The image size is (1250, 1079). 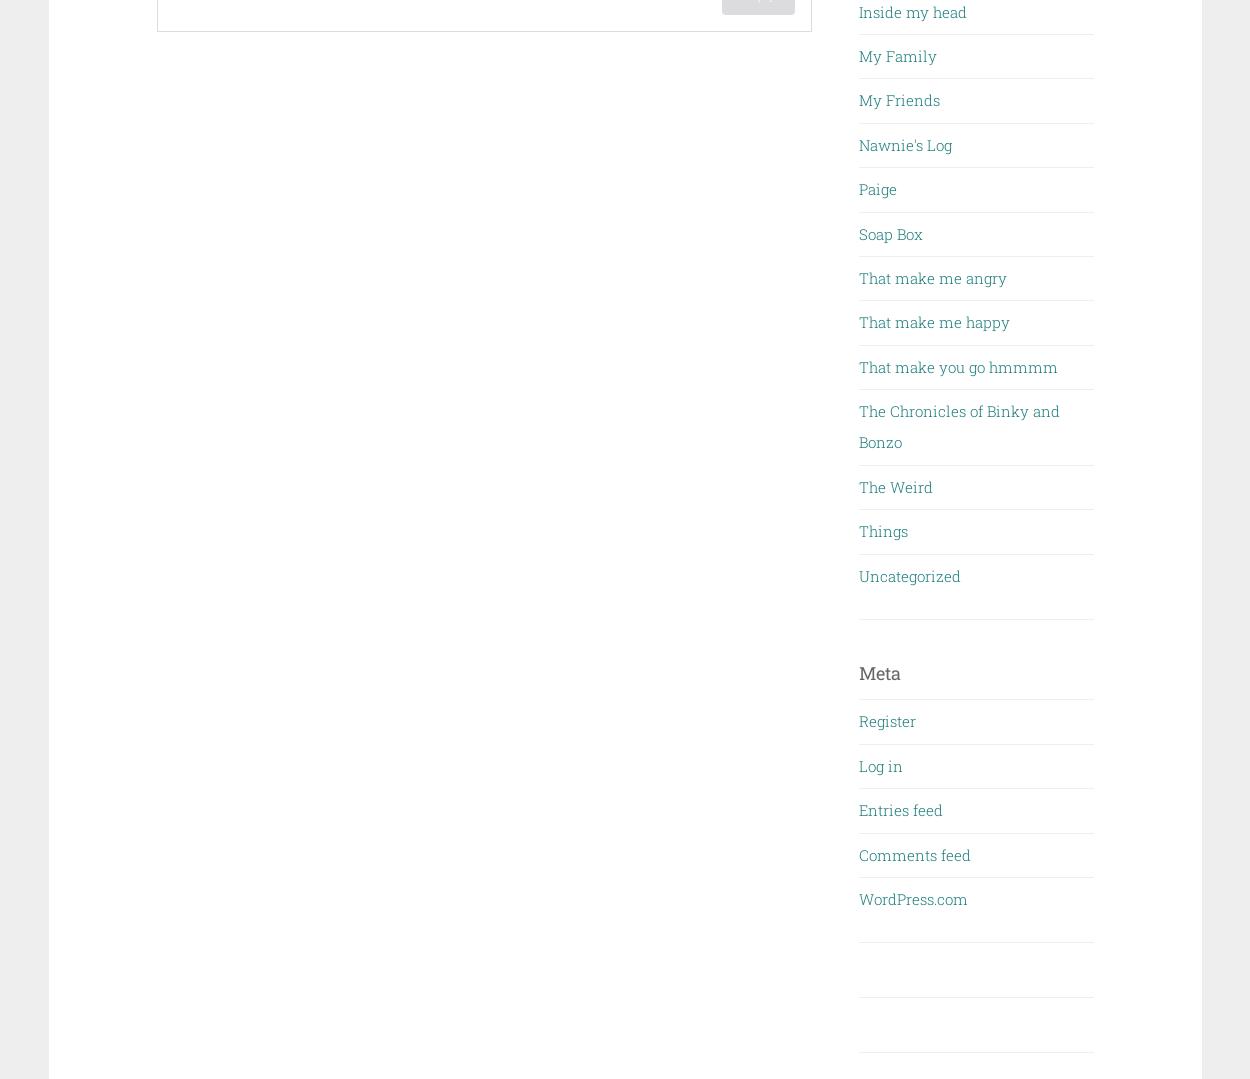 I want to click on 'Nawnie's Log', so click(x=858, y=143).